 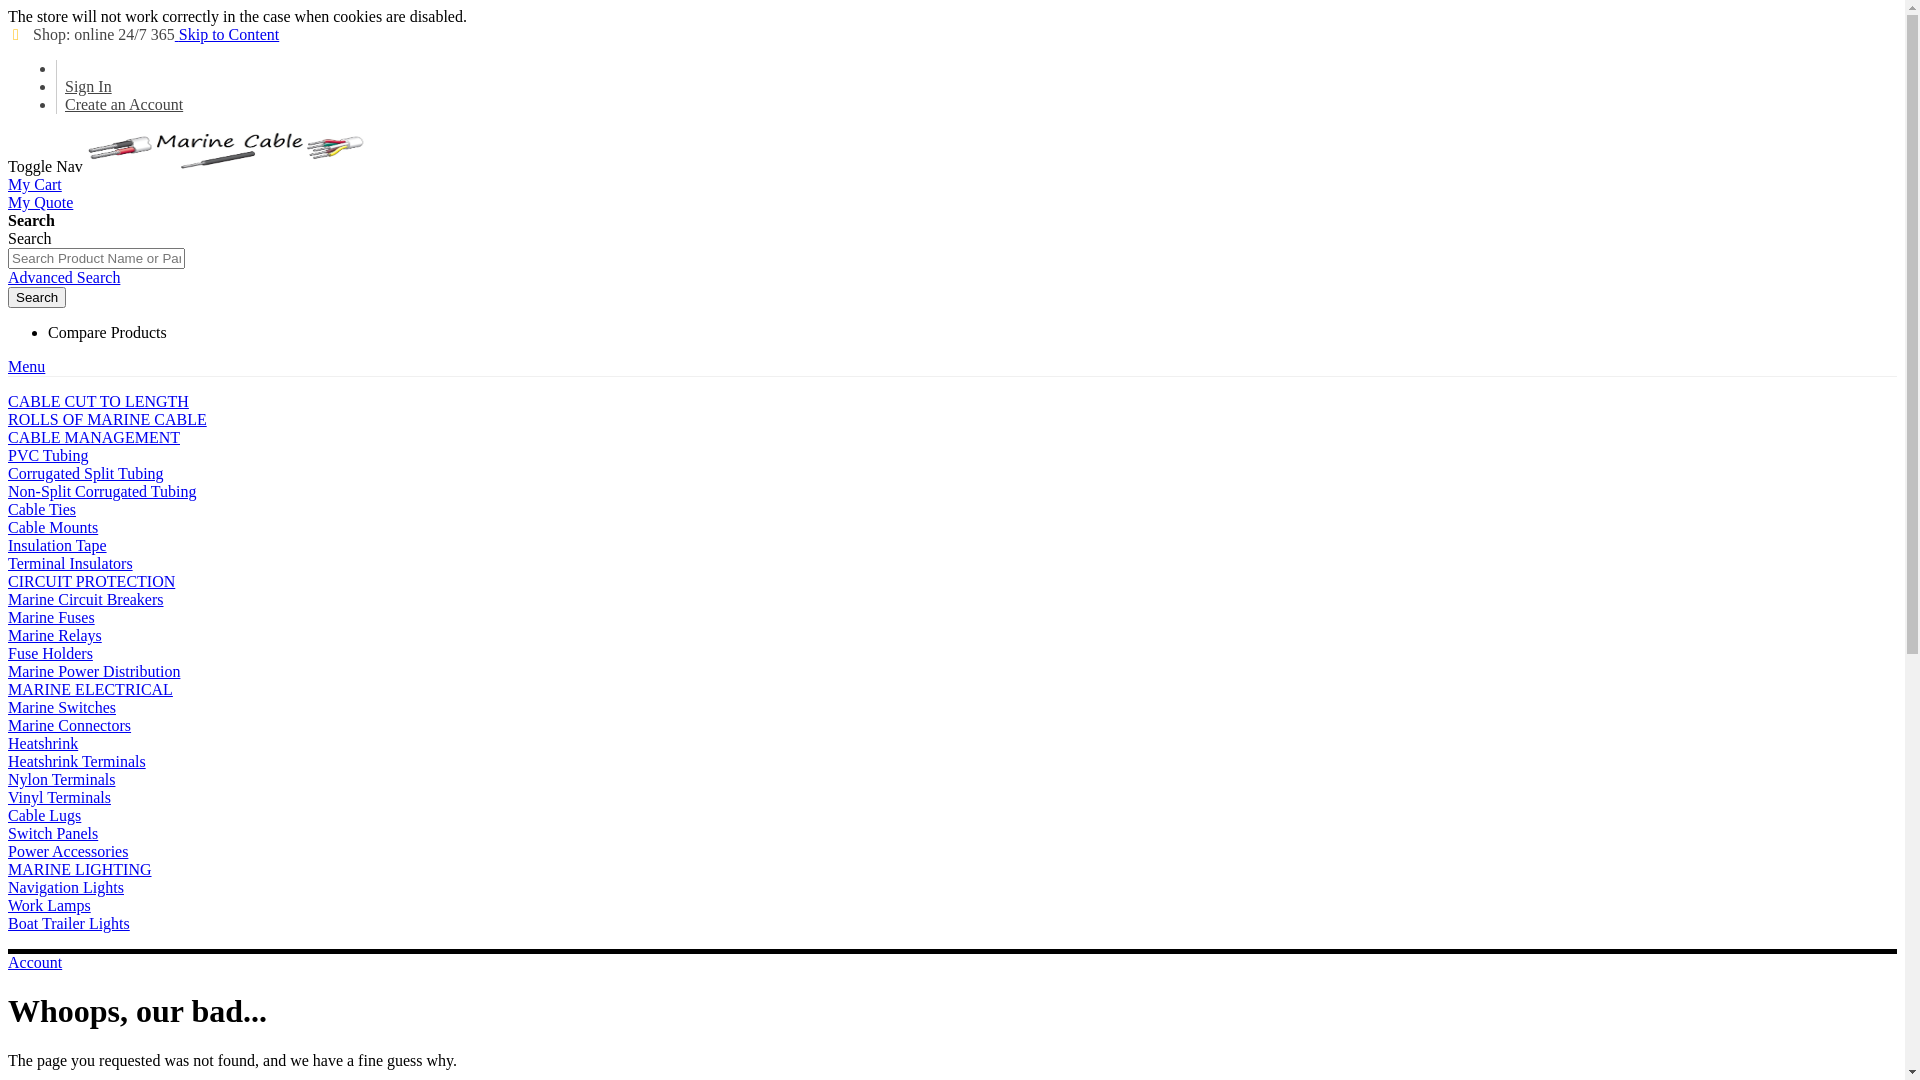 What do you see at coordinates (97, 401) in the screenshot?
I see `'CABLE CUT TO LENGTH'` at bounding box center [97, 401].